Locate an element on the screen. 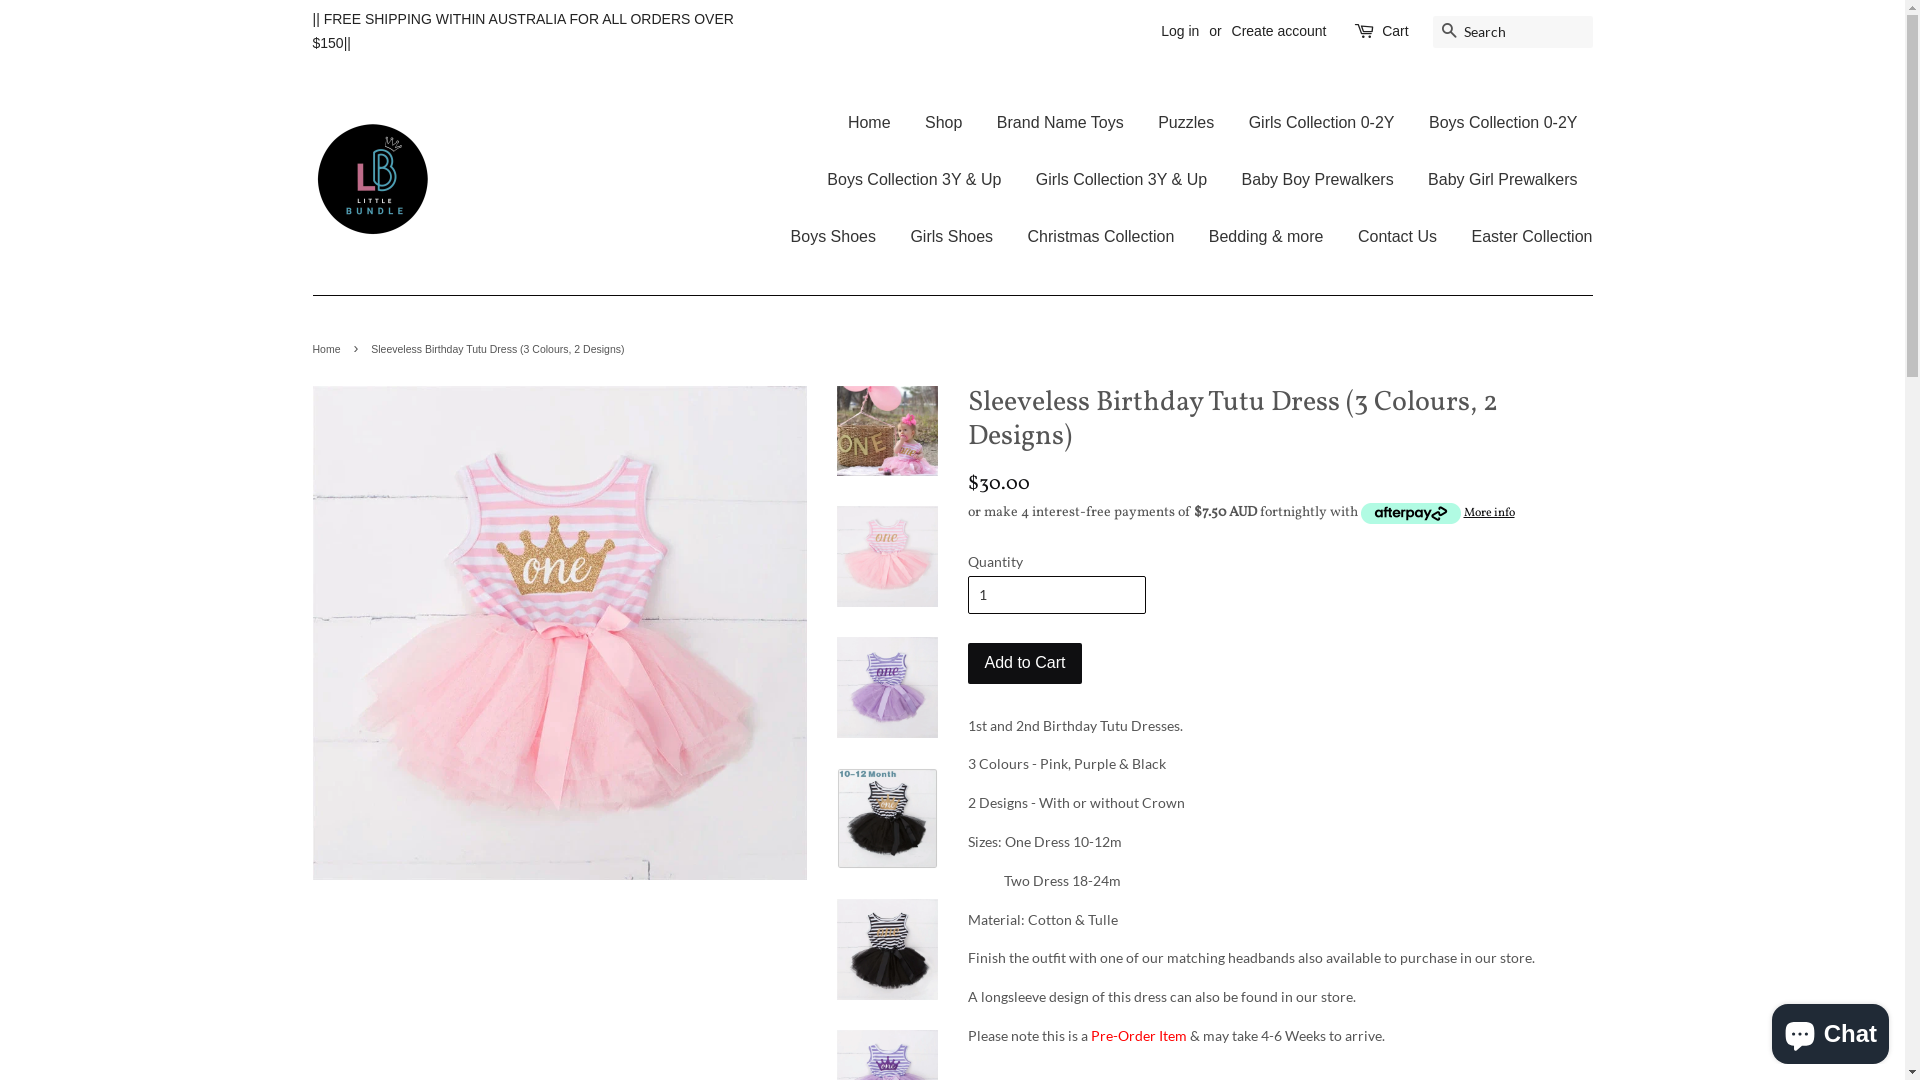 This screenshot has height=1080, width=1920. 'Boys Collection 0-2Y' is located at coordinates (1413, 122).